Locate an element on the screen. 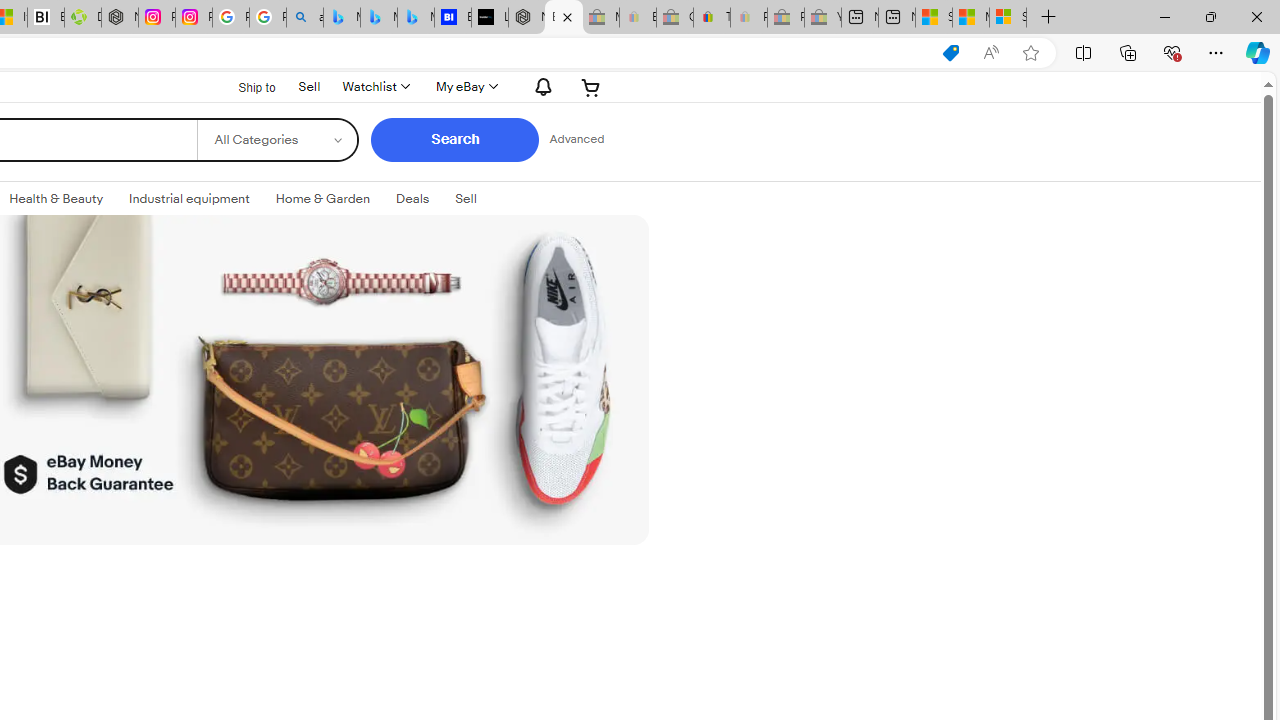 This screenshot has height=720, width=1280. 'Select a category for search' is located at coordinates (276, 139).